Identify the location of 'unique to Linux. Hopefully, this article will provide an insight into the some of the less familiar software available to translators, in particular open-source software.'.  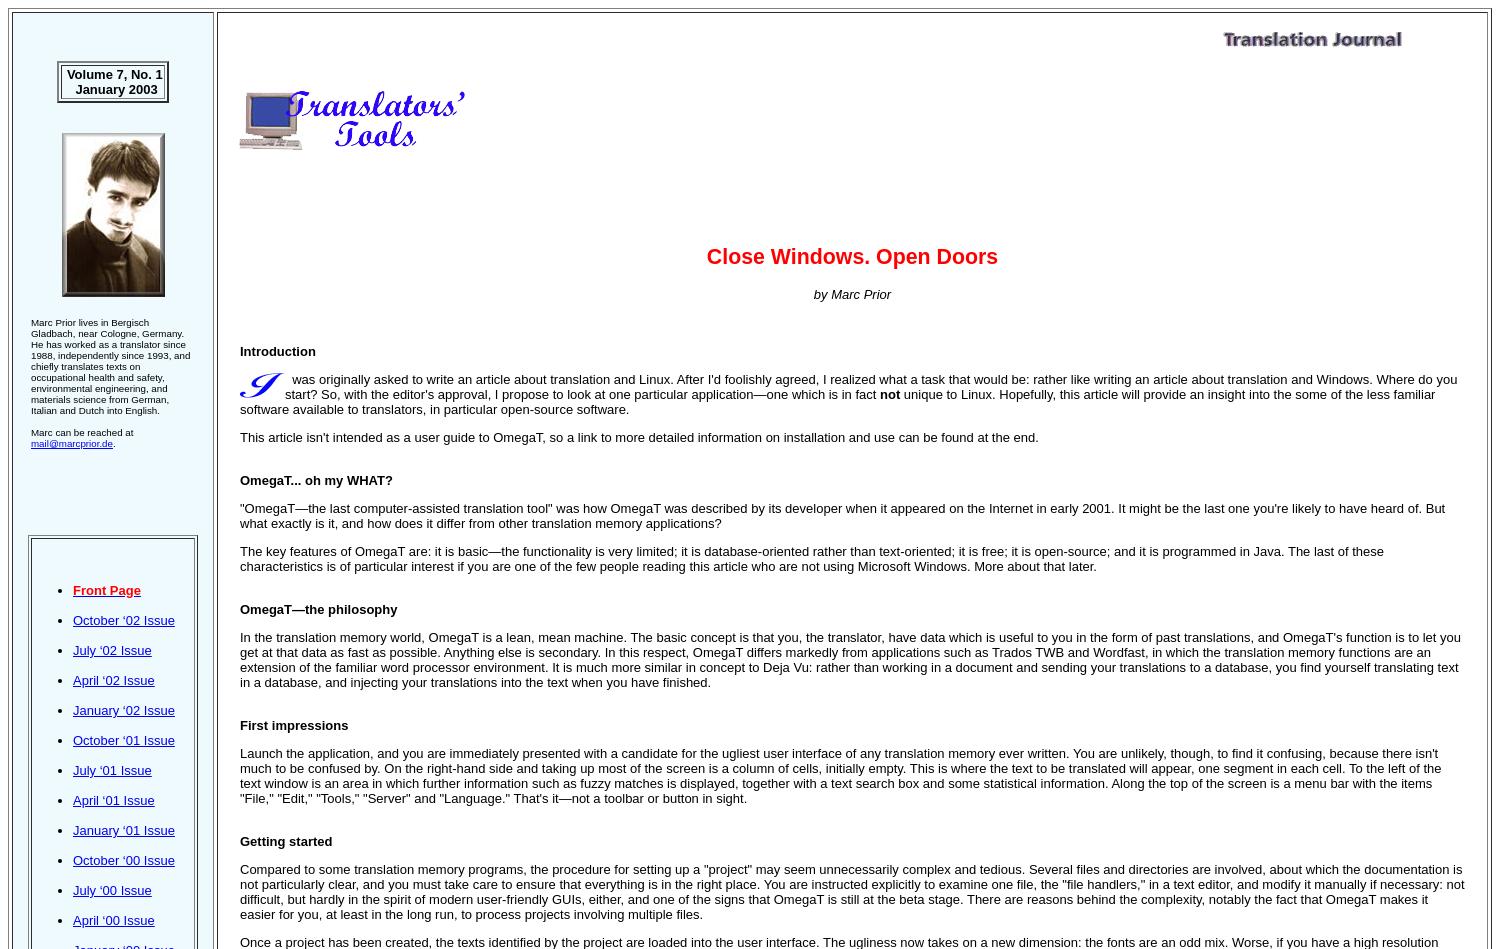
(836, 401).